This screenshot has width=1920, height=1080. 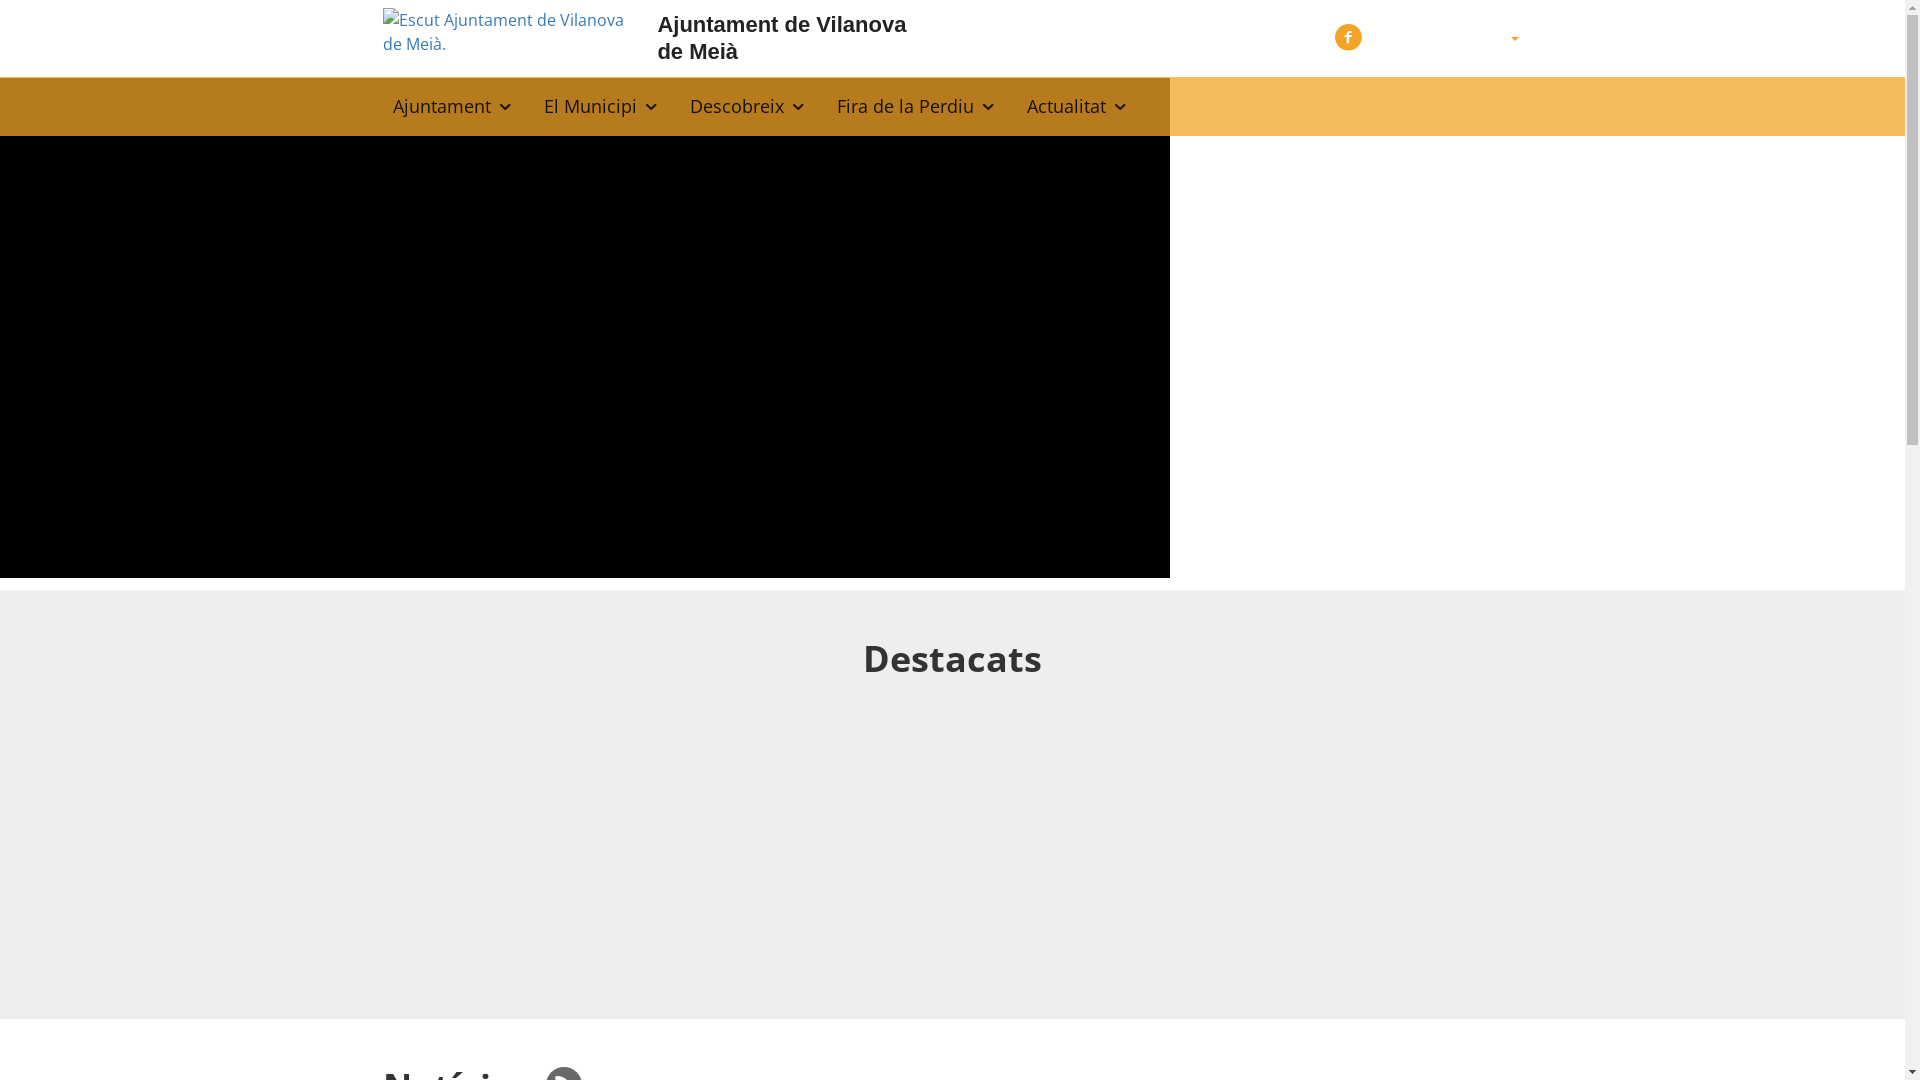 I want to click on 'https://www.facebook.com/AjuntamentVilanovadeMeia', so click(x=1348, y=35).